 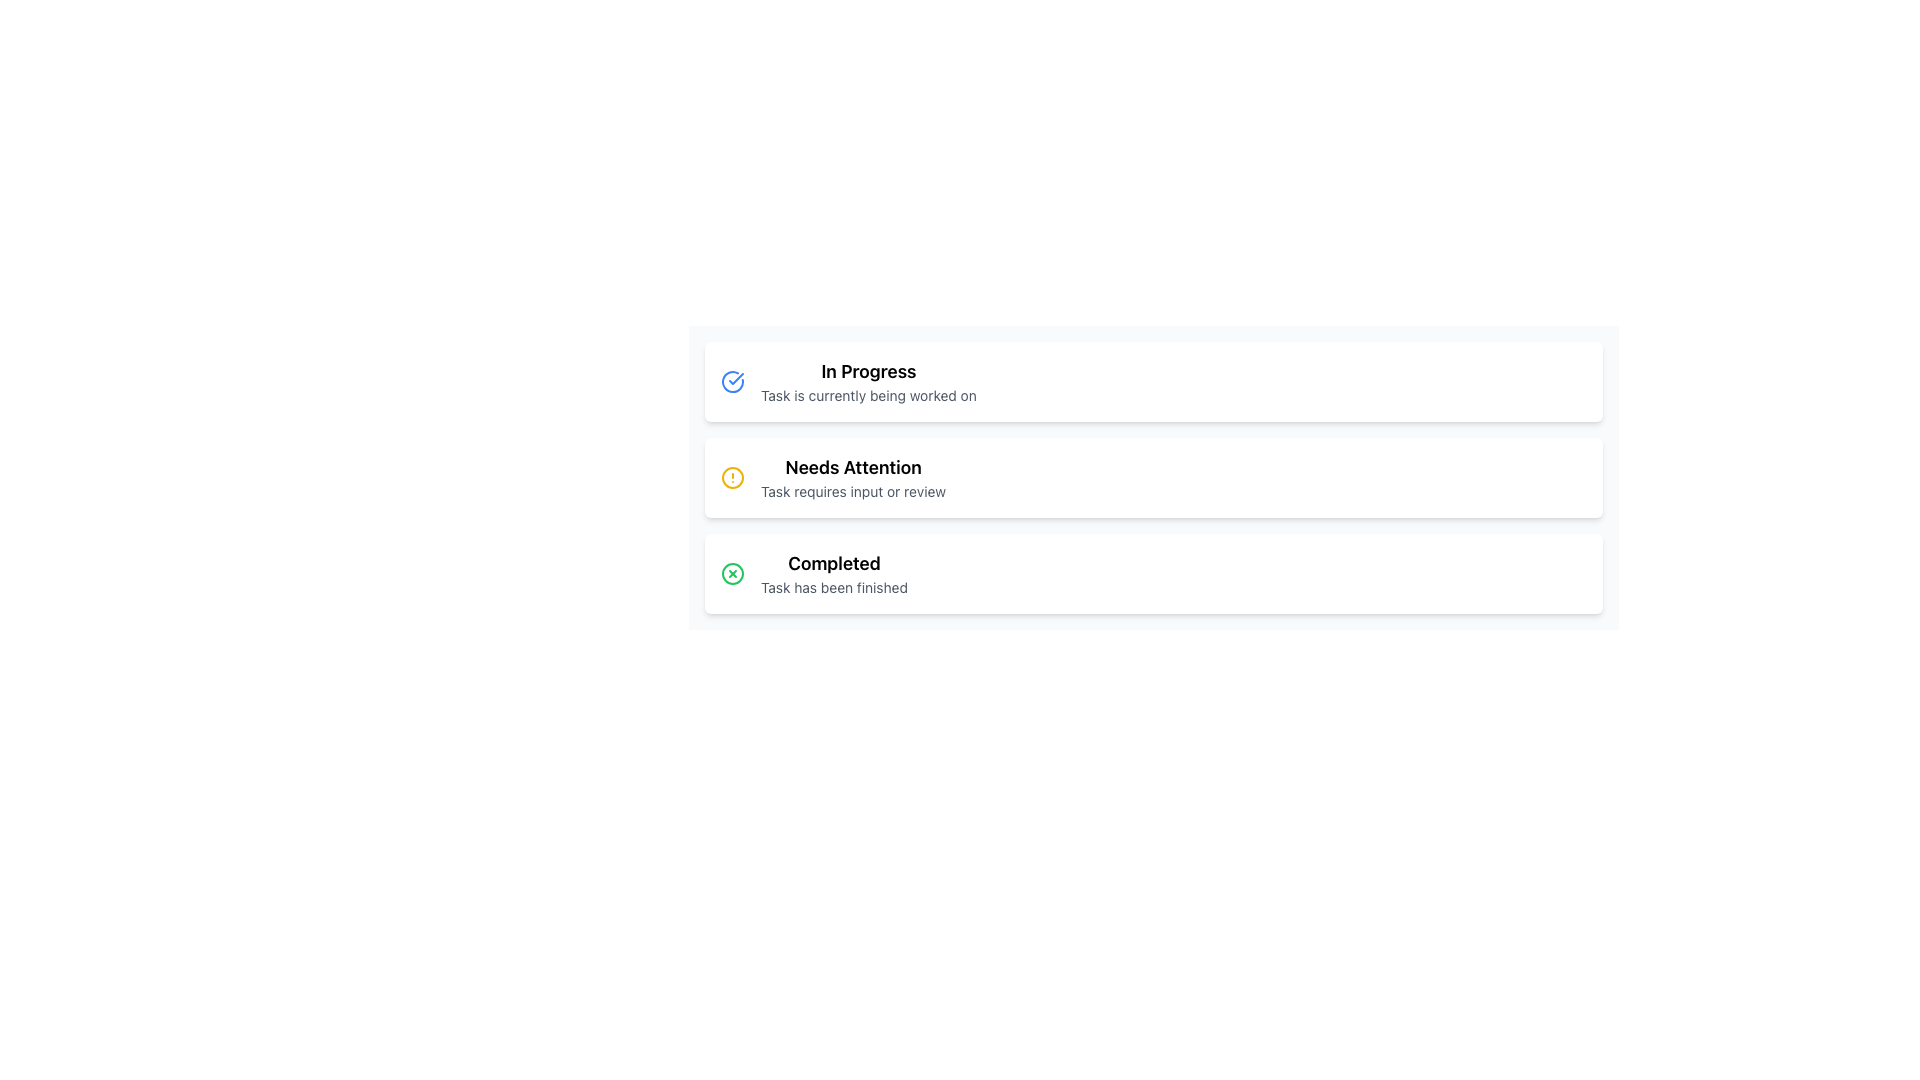 What do you see at coordinates (1153, 574) in the screenshot?
I see `the Status card, which indicates task completion and is the third item in a vertical stack of status cards` at bounding box center [1153, 574].